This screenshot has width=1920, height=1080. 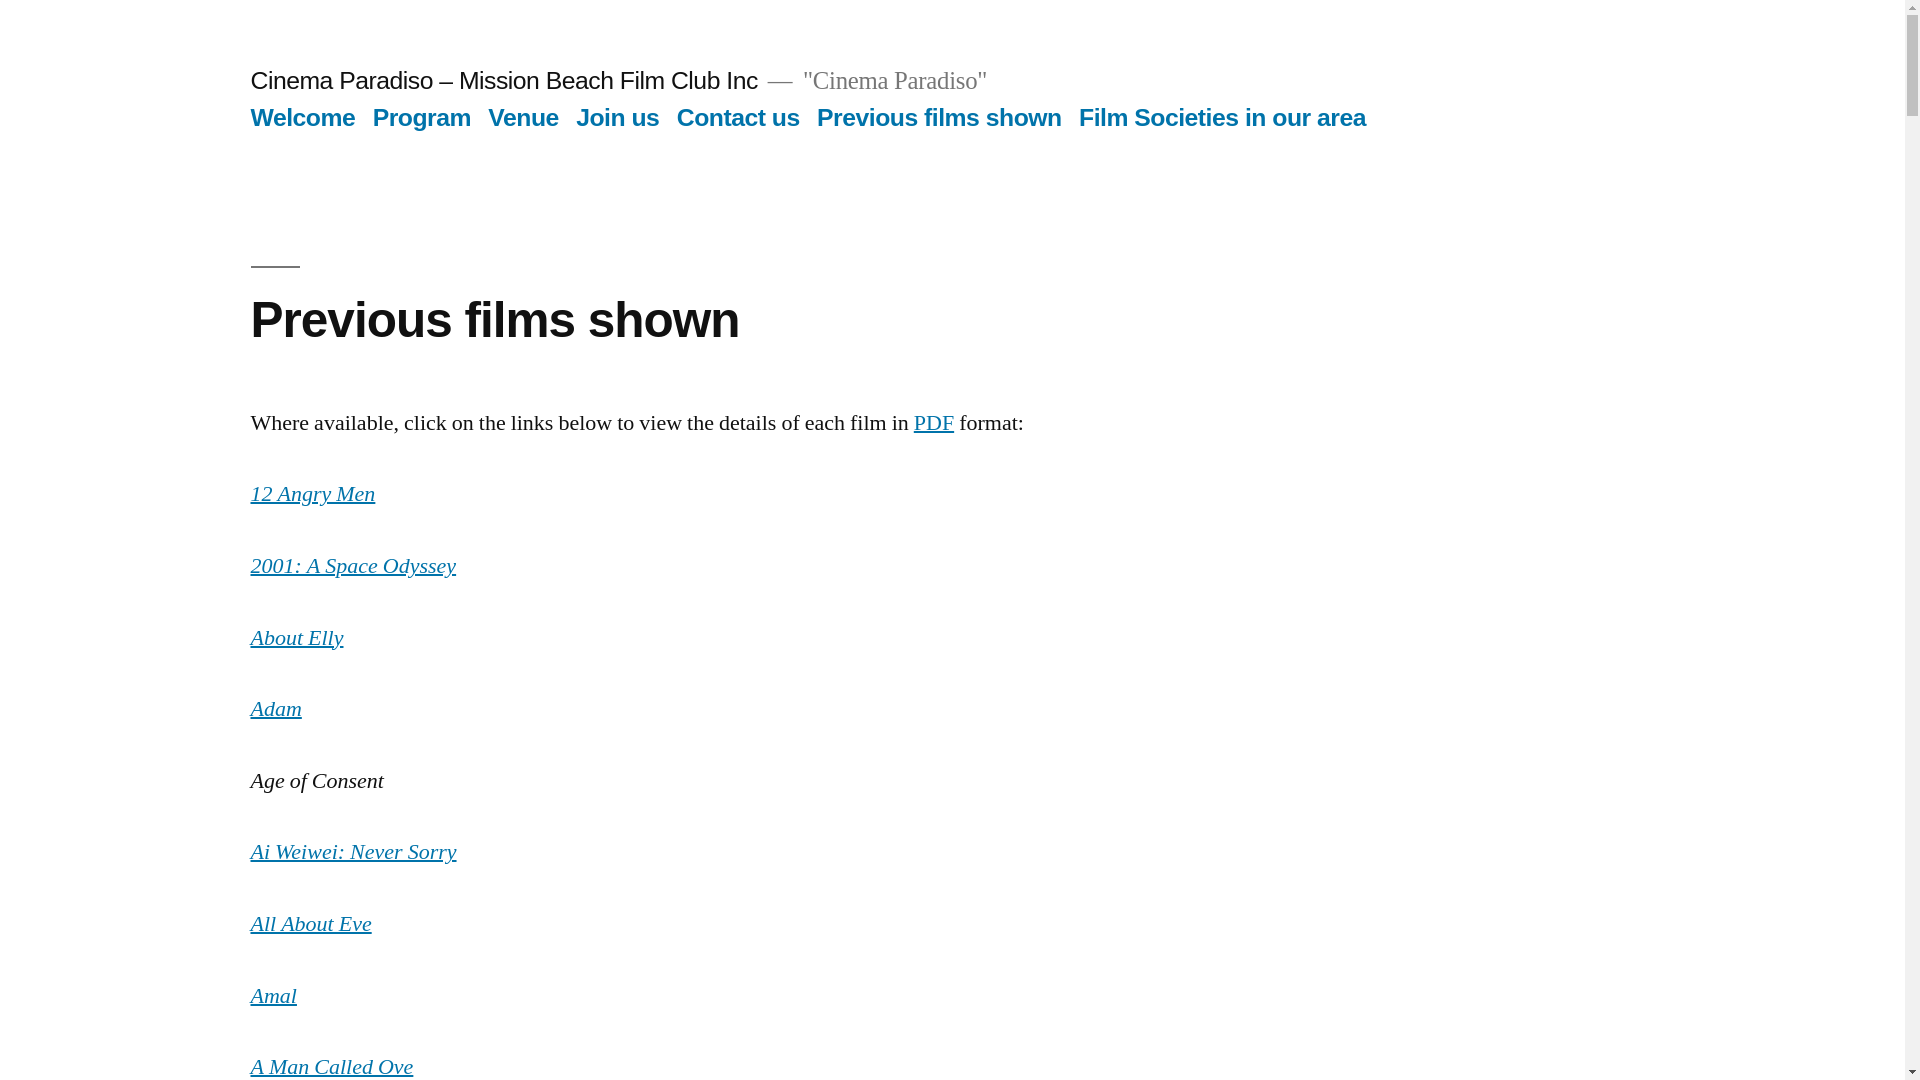 I want to click on '2001: A Space Odyssey', so click(x=353, y=566).